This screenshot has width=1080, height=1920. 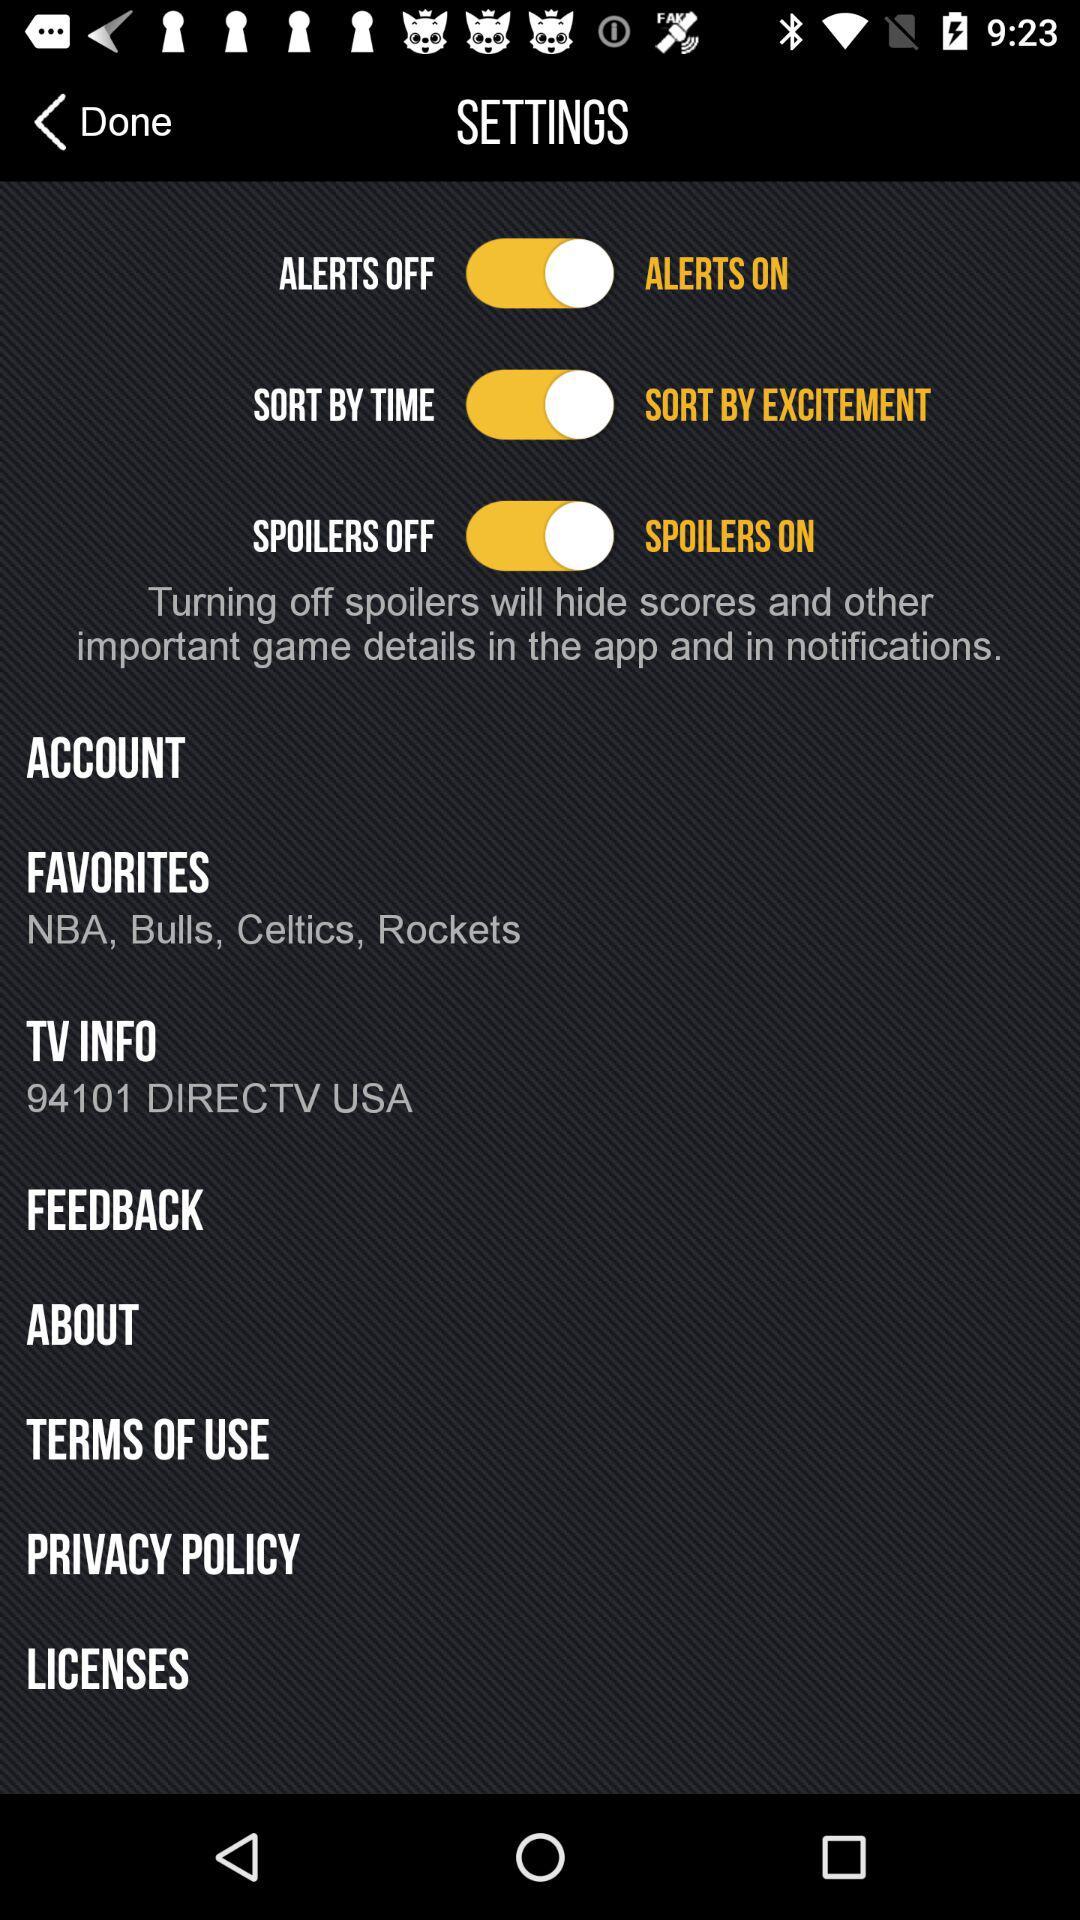 I want to click on sort by option, so click(x=540, y=403).